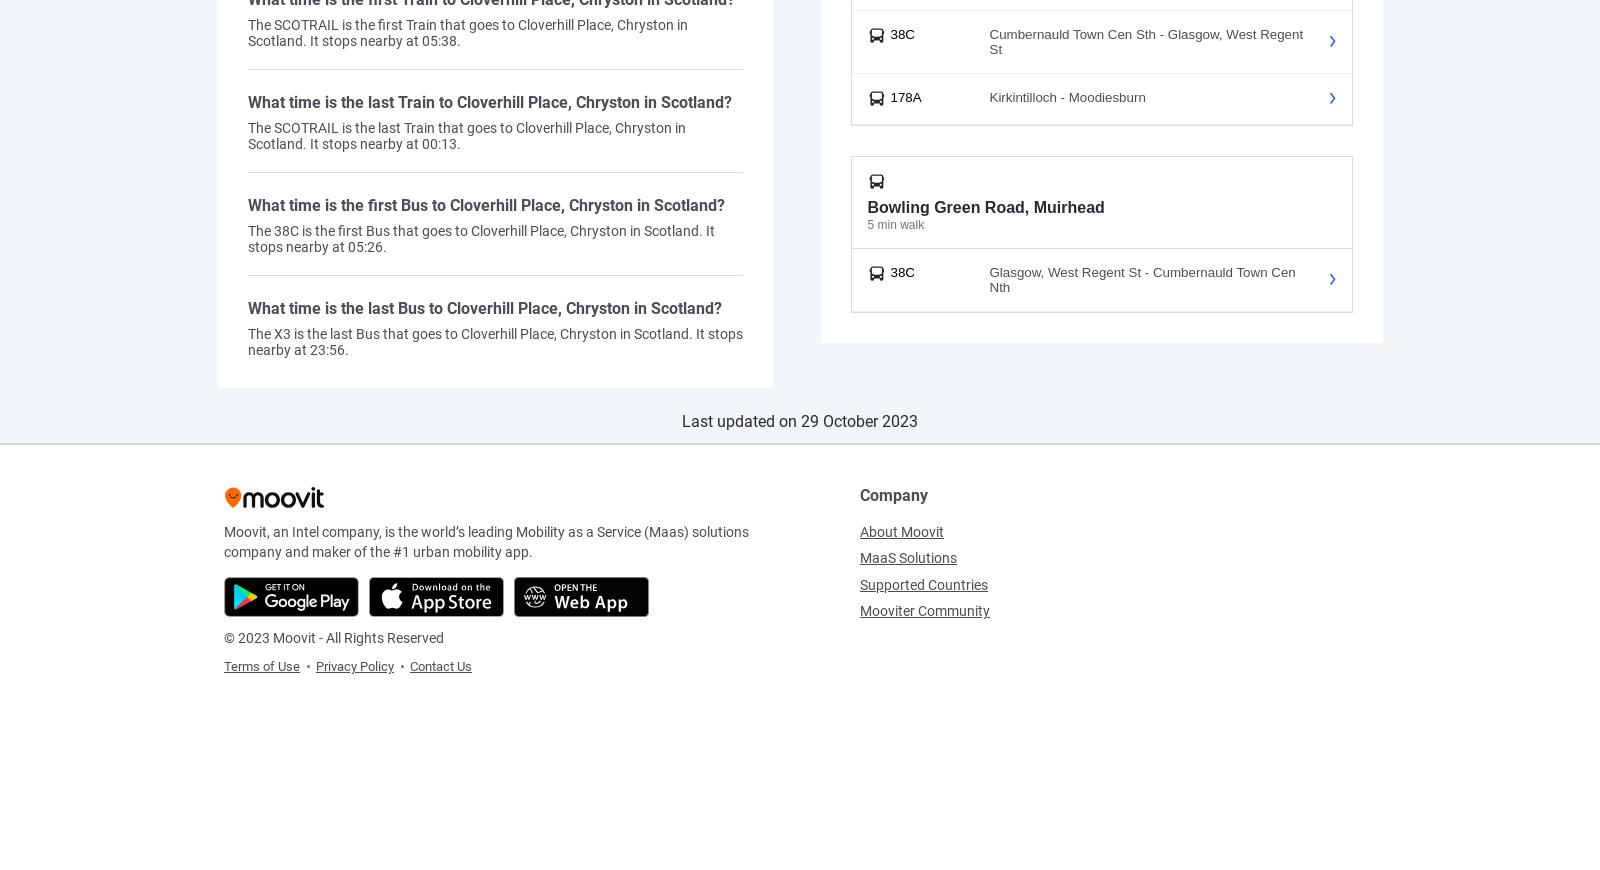 This screenshot has height=870, width=1600. I want to click on 'What time is the last Train to Cloverhill Place, Chryston in Scotland?', so click(247, 100).